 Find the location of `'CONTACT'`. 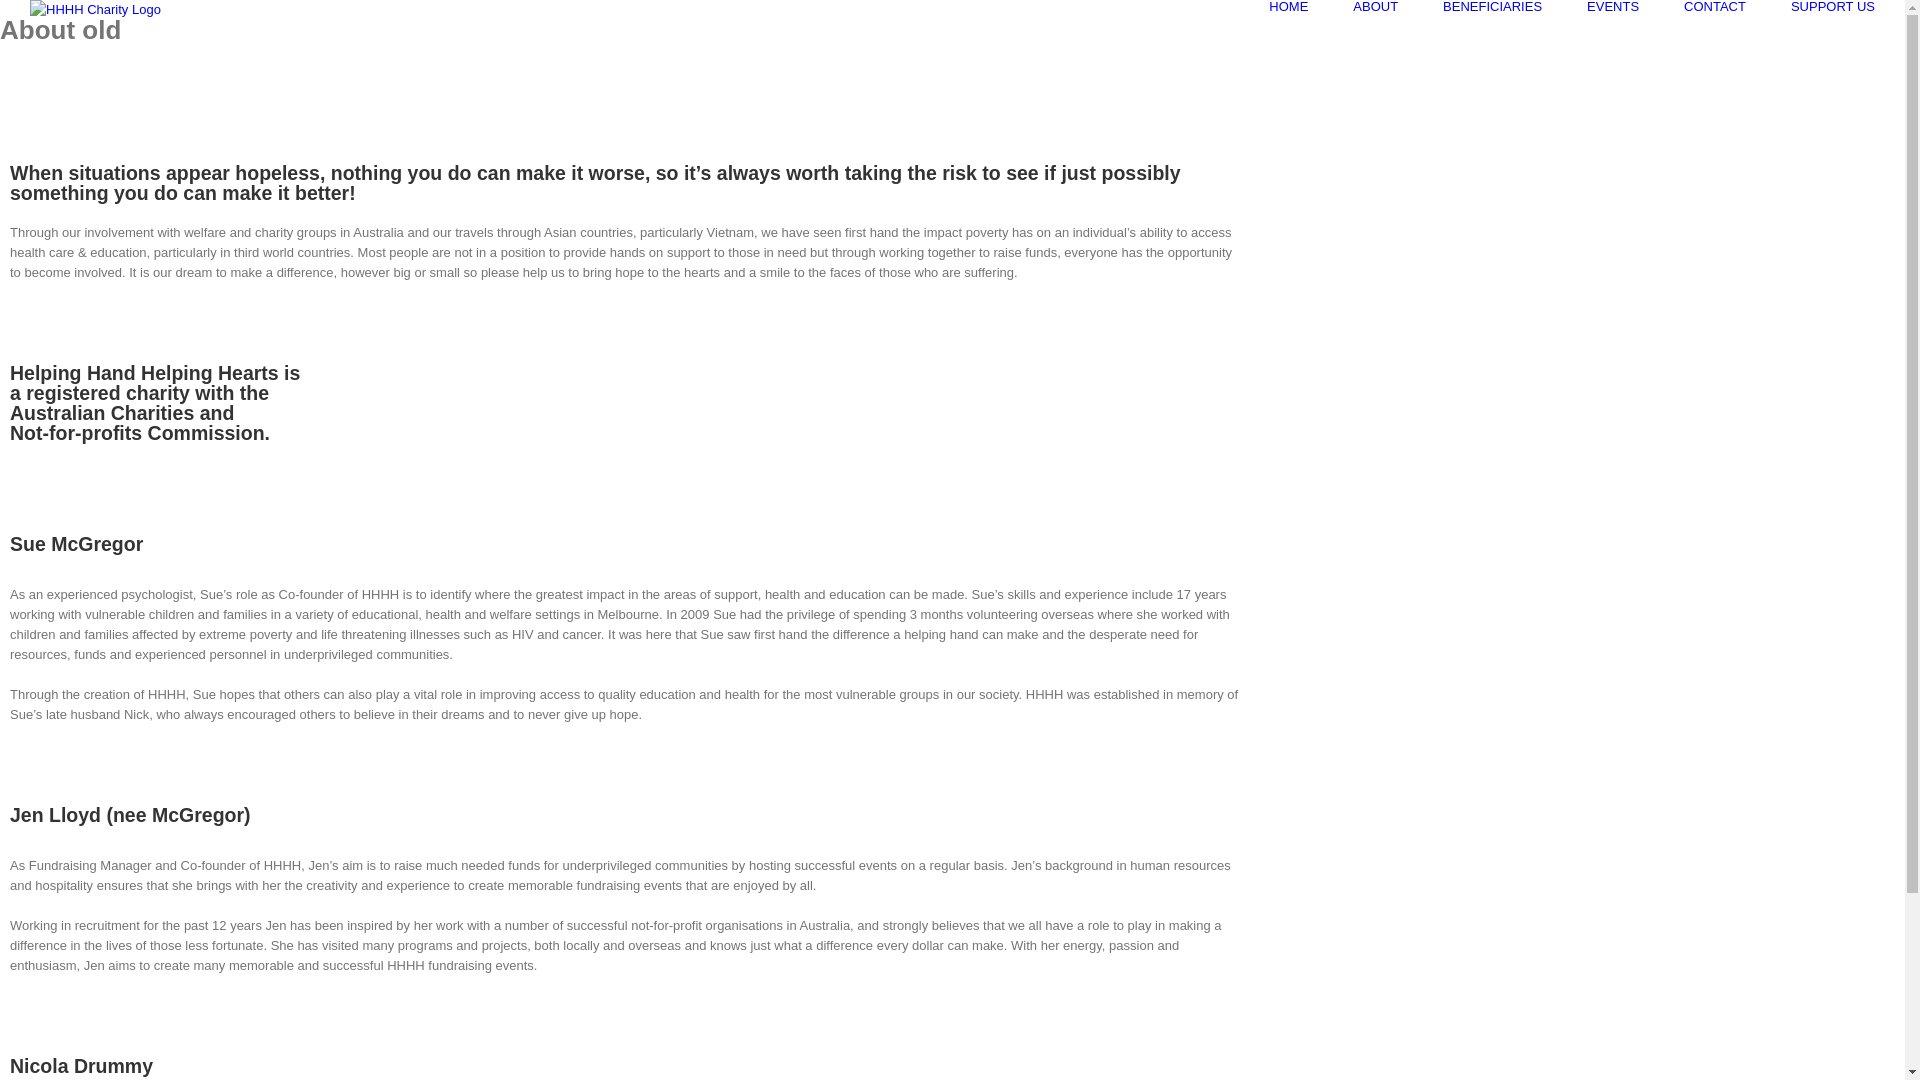

'CONTACT' is located at coordinates (1713, 6).